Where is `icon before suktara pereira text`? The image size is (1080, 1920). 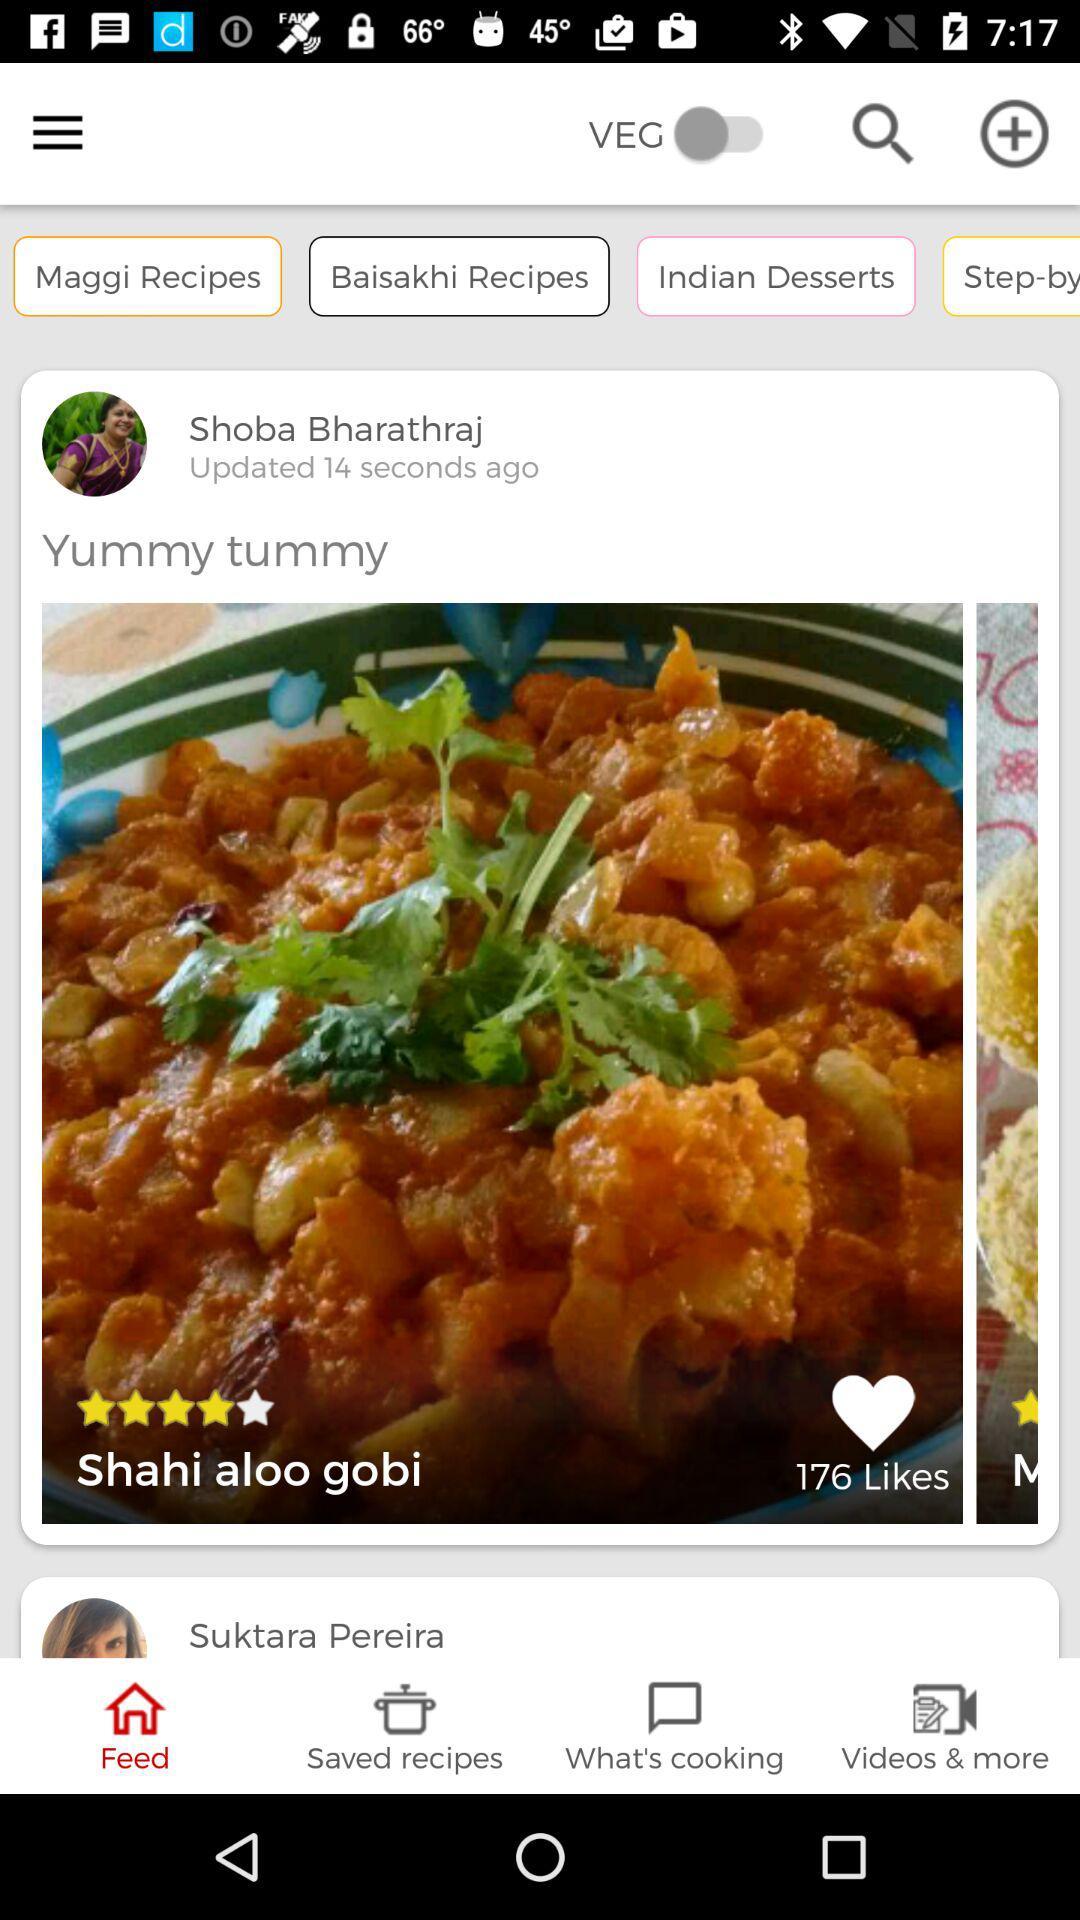
icon before suktara pereira text is located at coordinates (94, 1627).